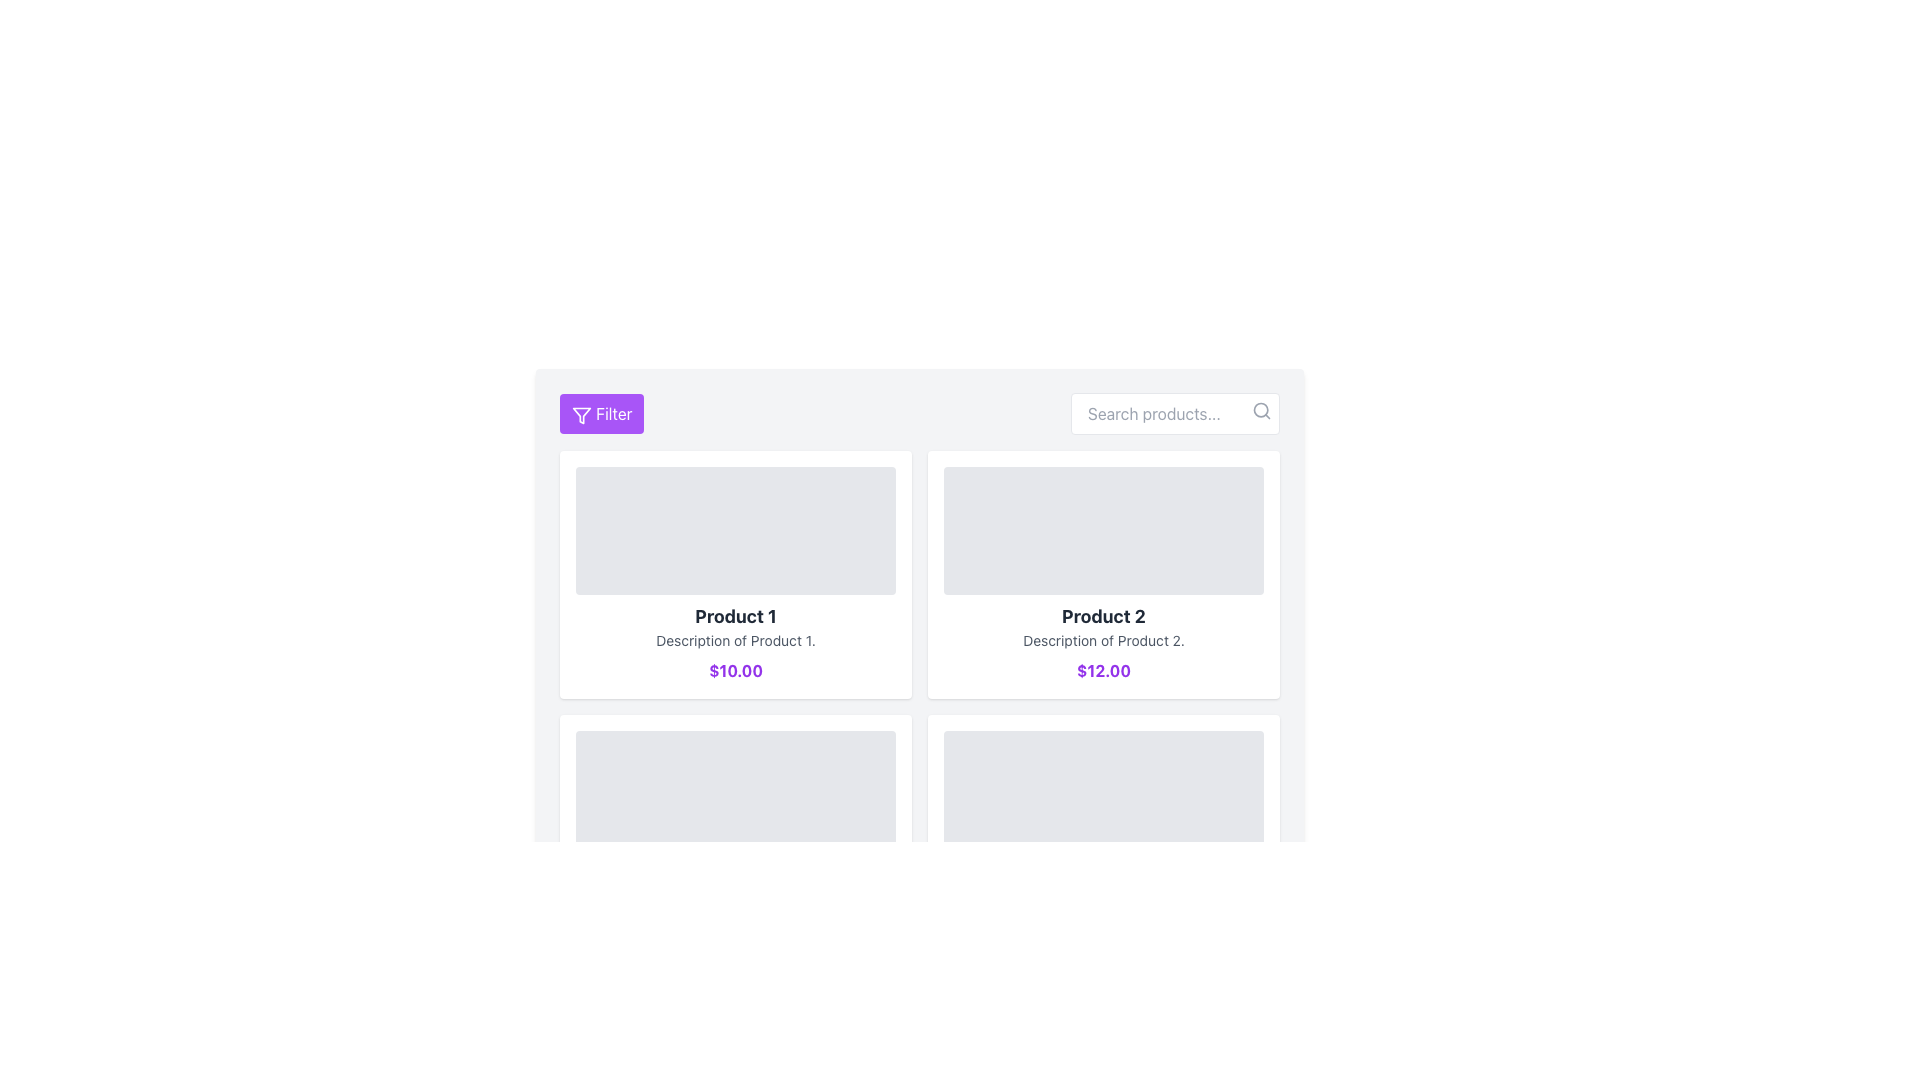 This screenshot has height=1080, width=1920. What do you see at coordinates (734, 640) in the screenshot?
I see `the text label that contains the description 'Description of Product 1.' which is styled in small gray font and is positioned below the title 'Product 1'` at bounding box center [734, 640].